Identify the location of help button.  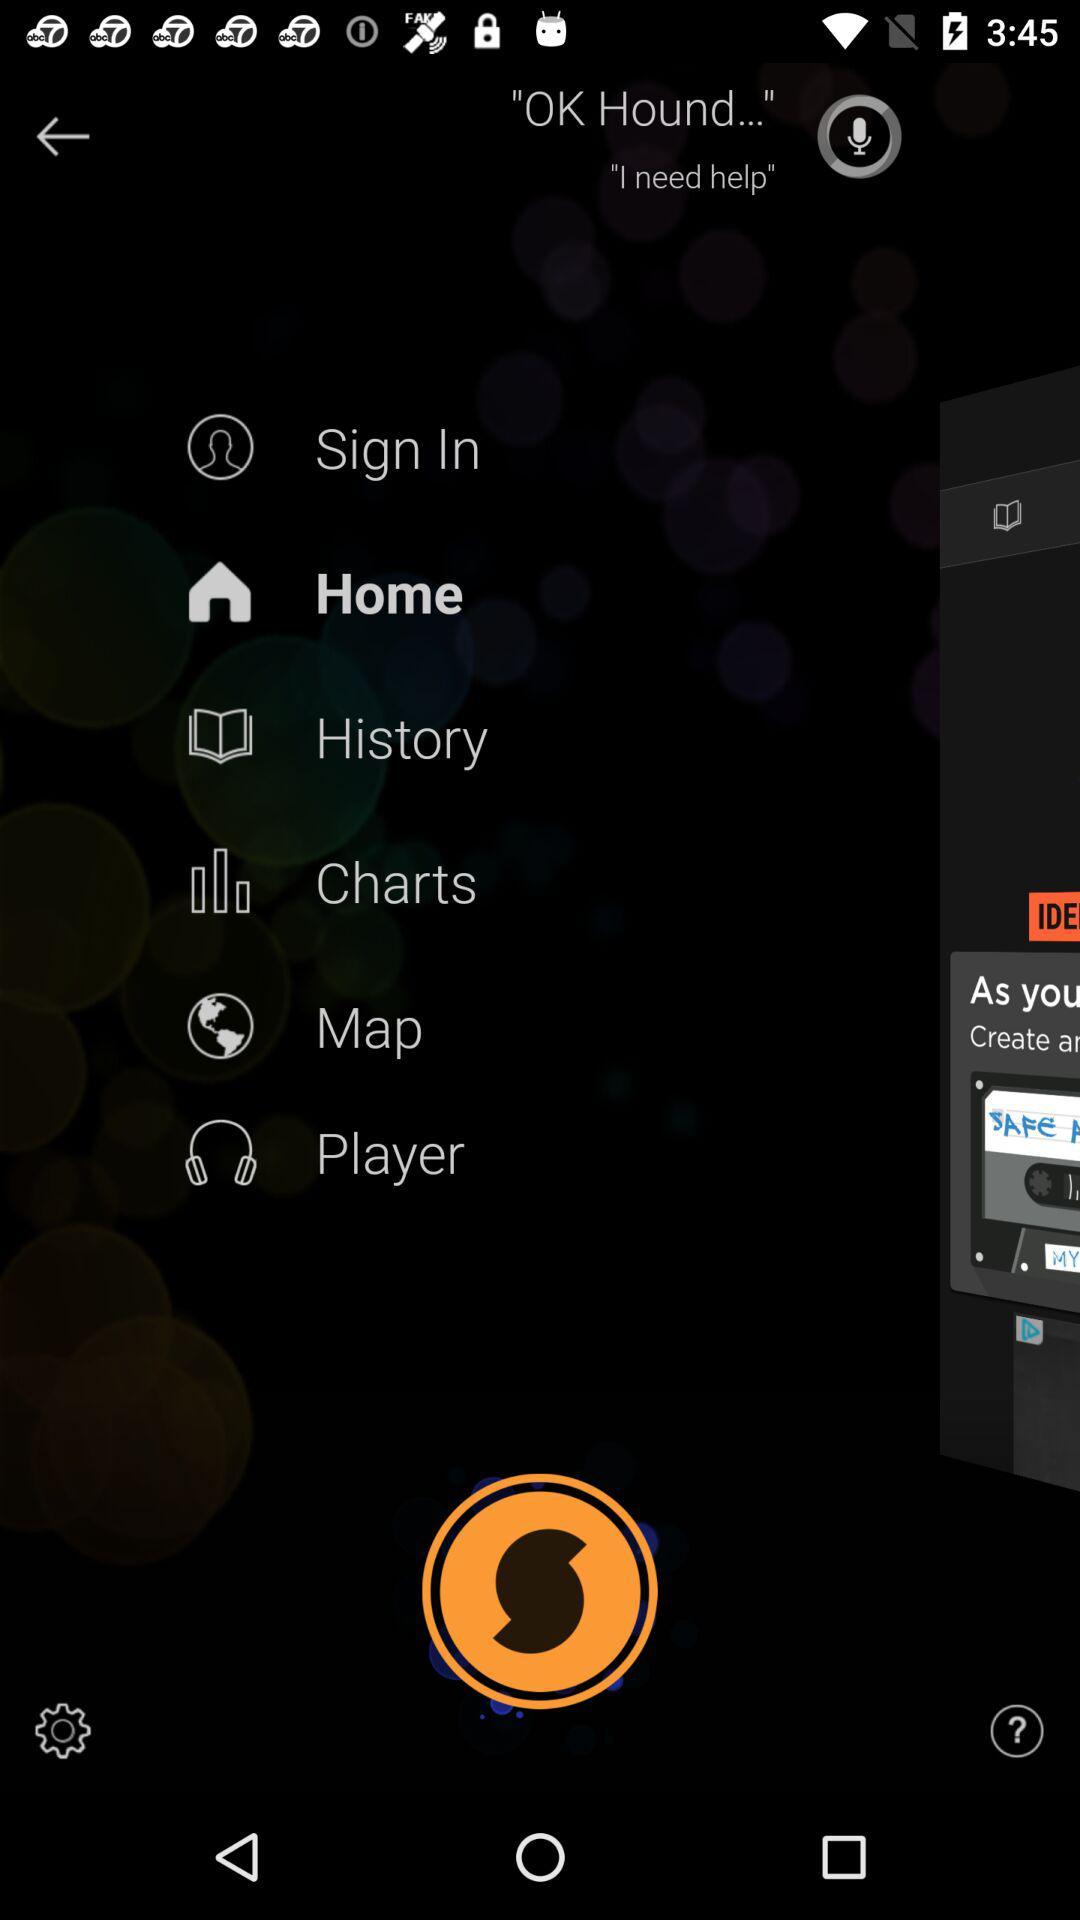
(1017, 1730).